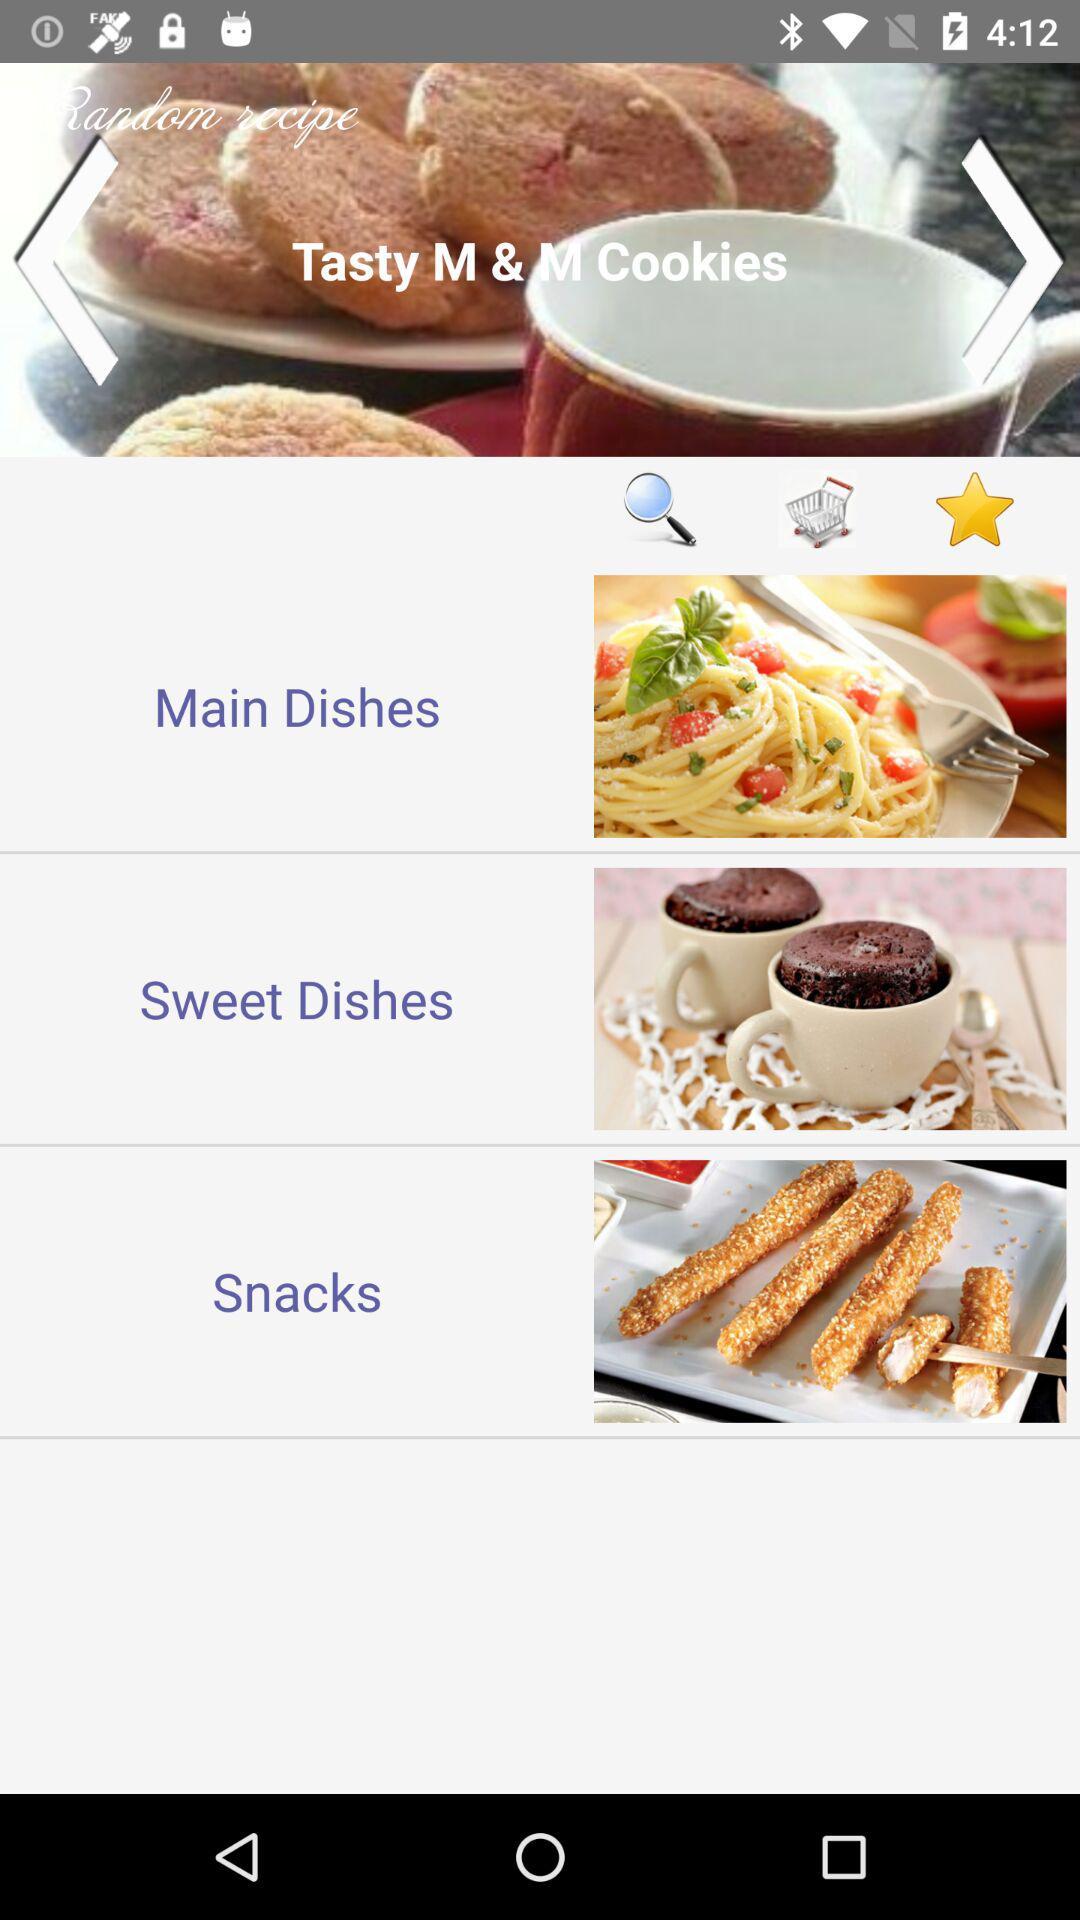 This screenshot has width=1080, height=1920. I want to click on adicionar a seus favoritos, so click(974, 509).